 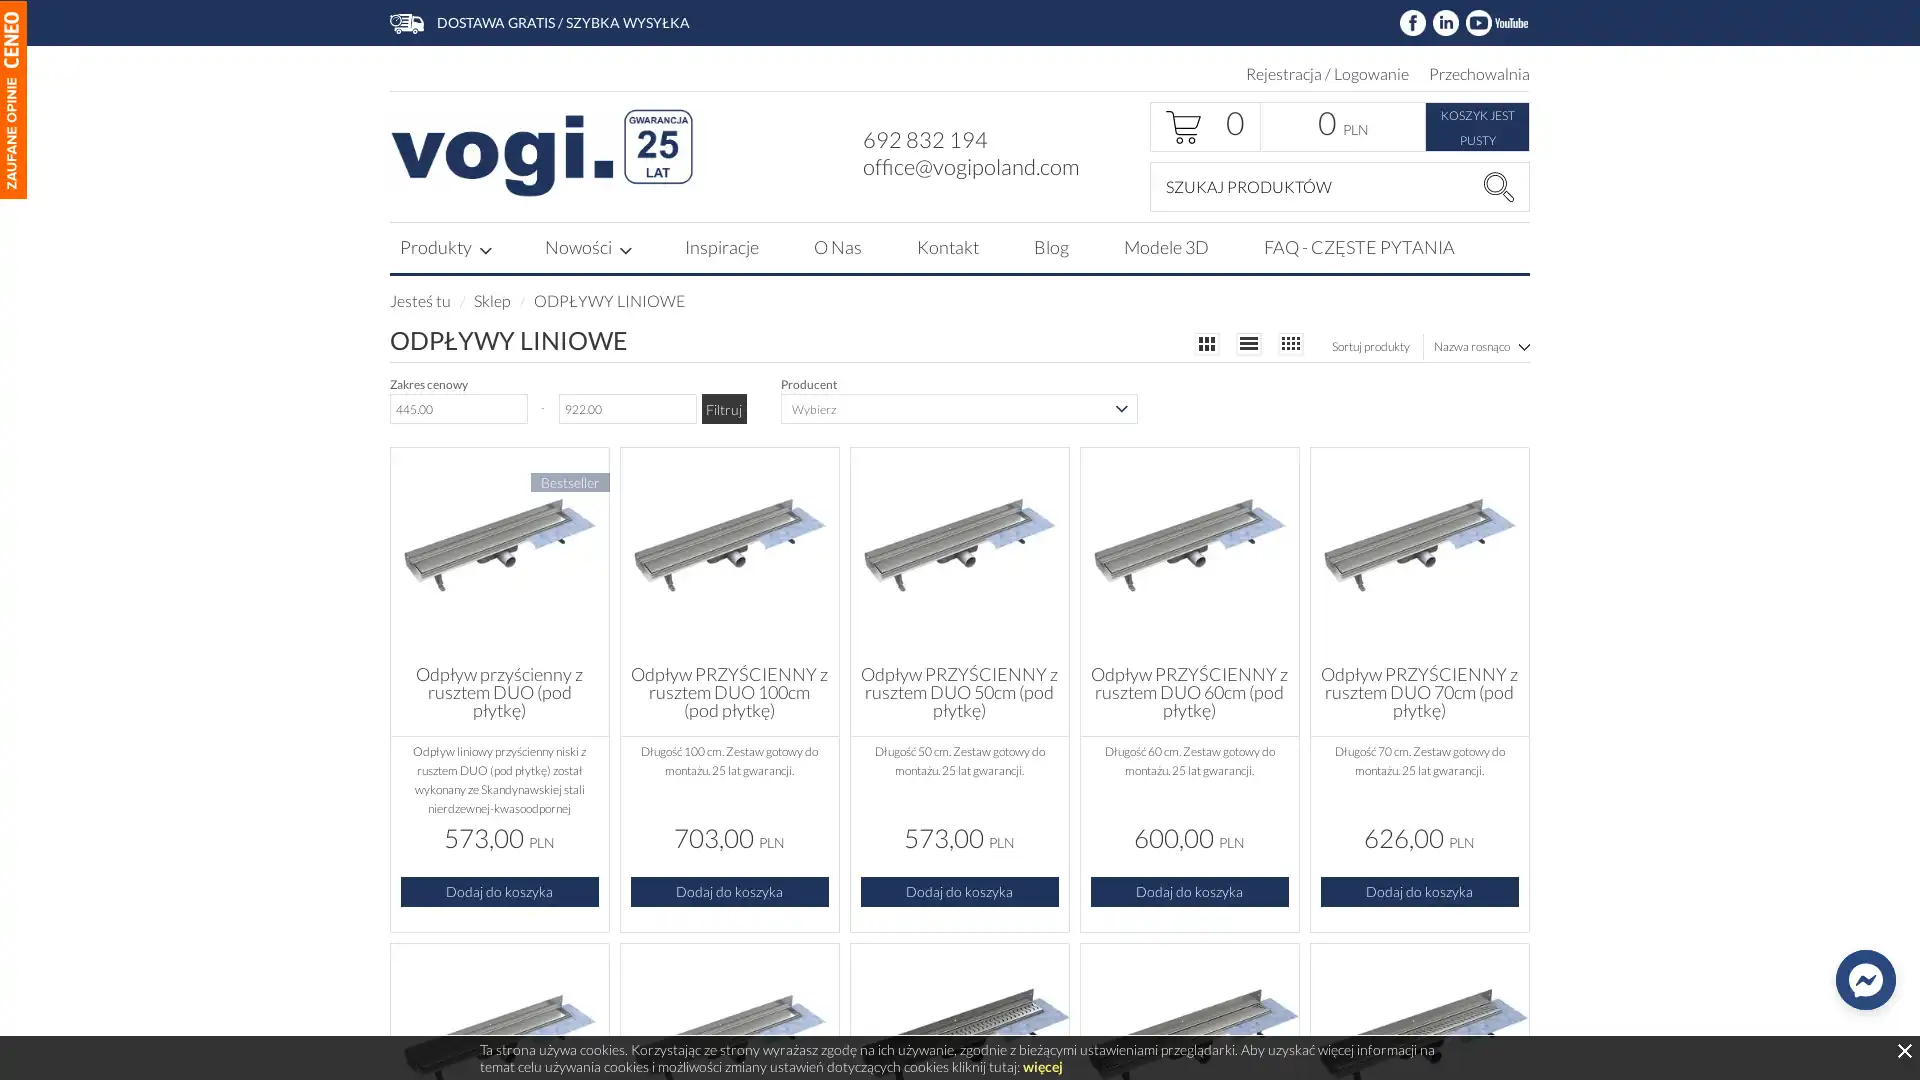 I want to click on Filtruj, so click(x=722, y=407).